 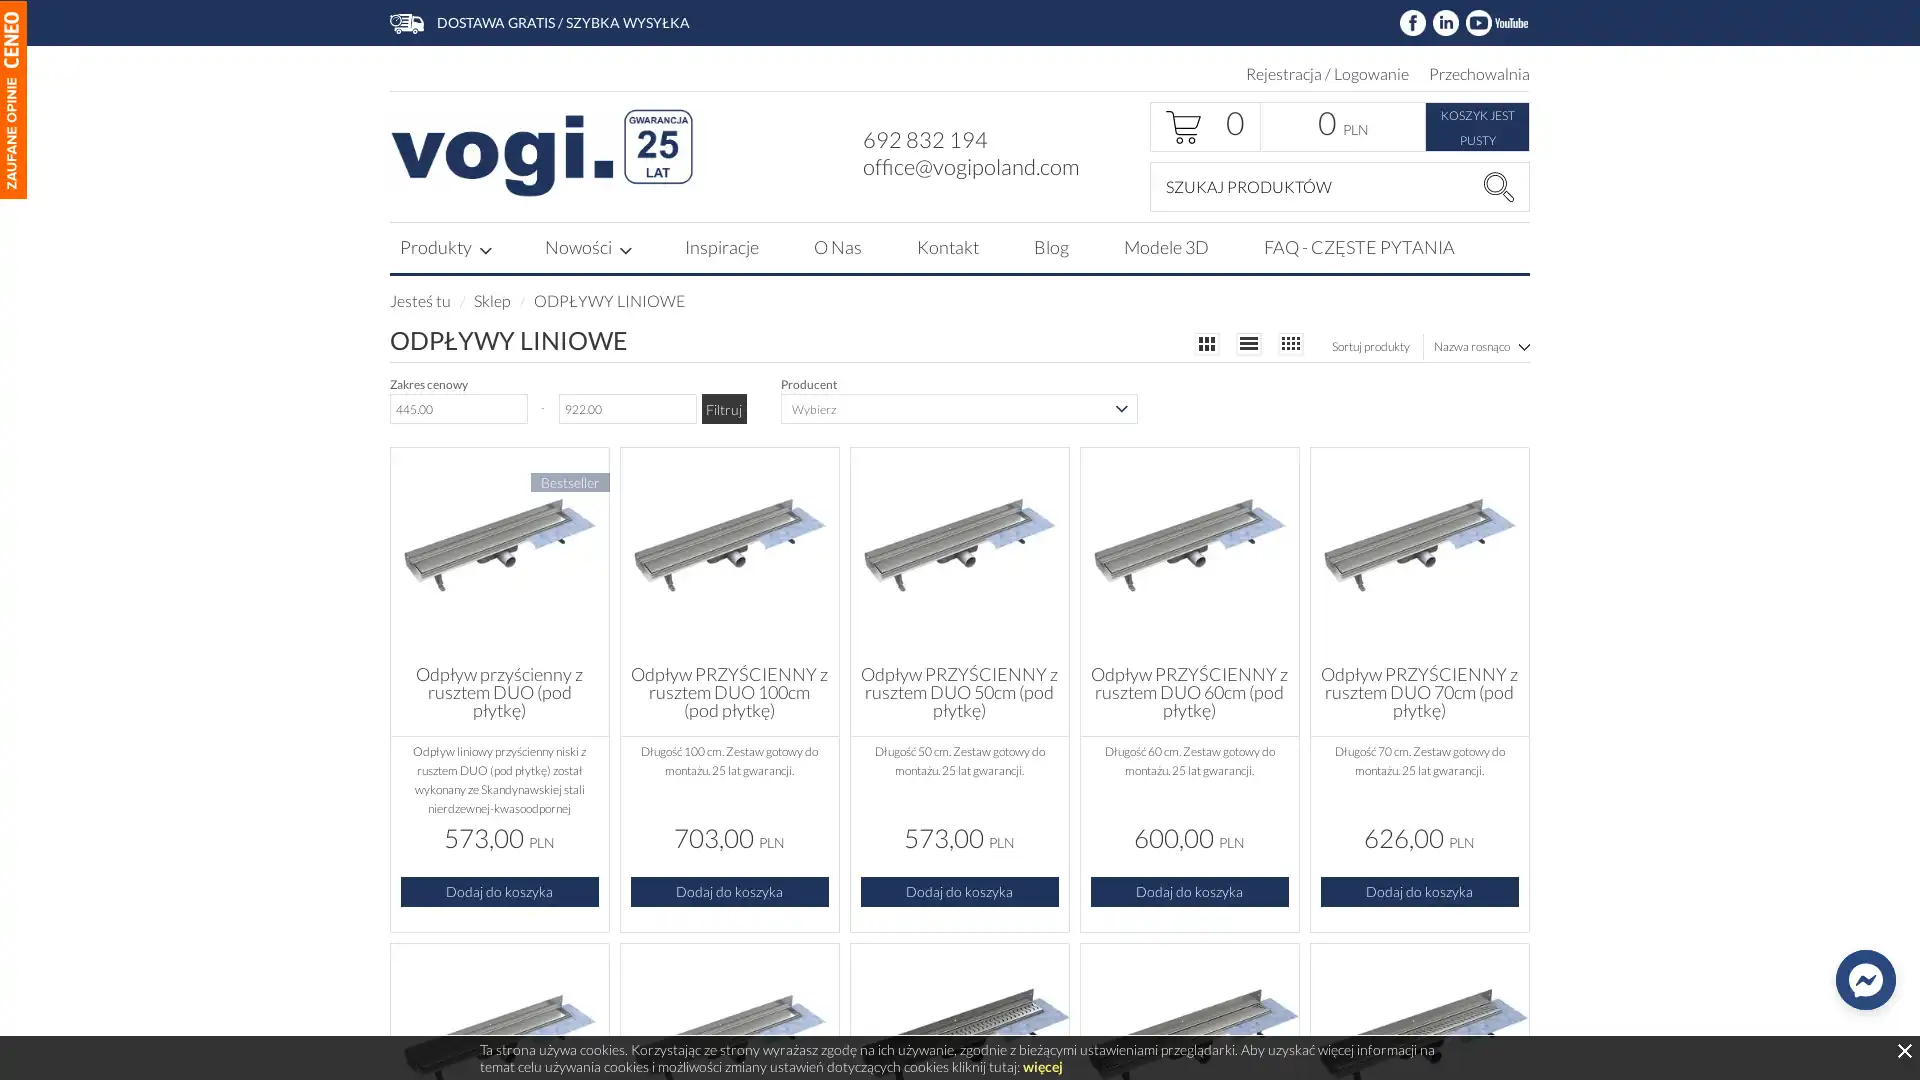 I want to click on Filtruj, so click(x=722, y=407).